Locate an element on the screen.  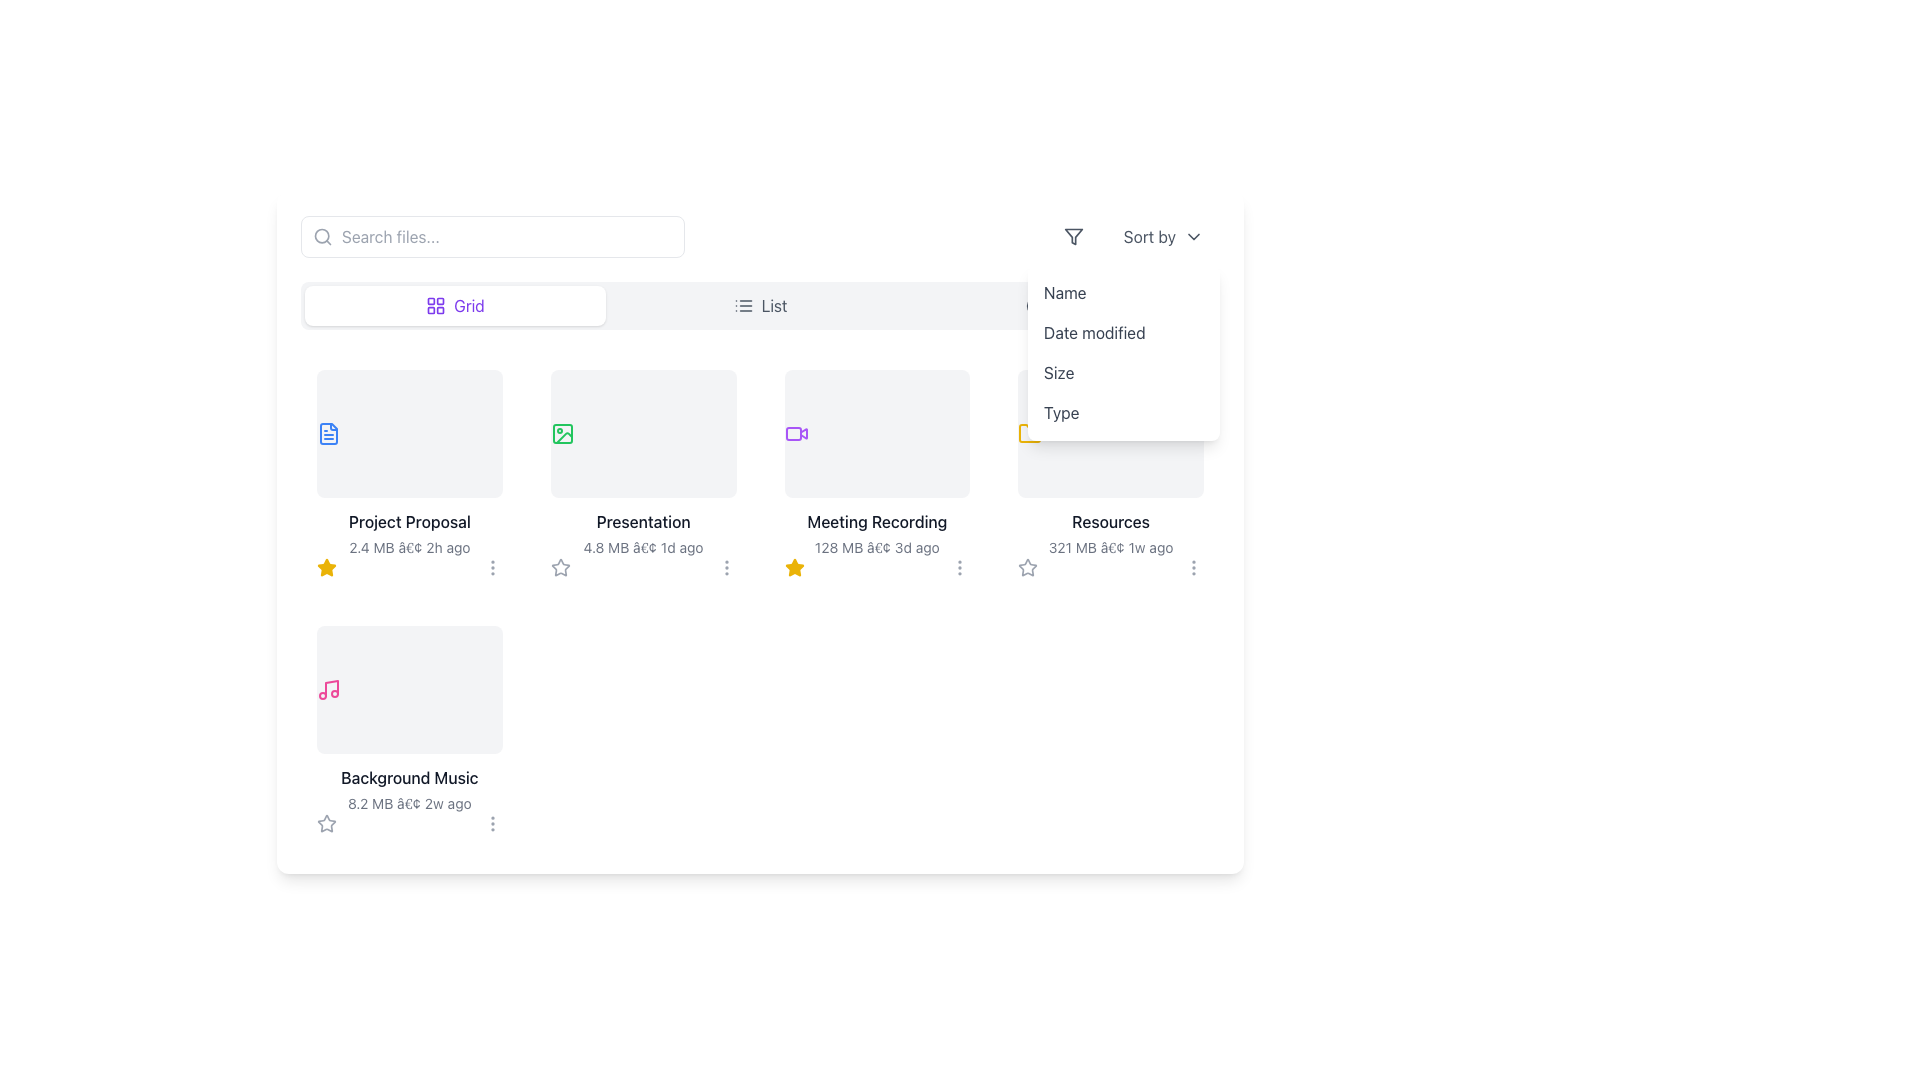
the 'Background Music' label which displays 'Background Music' in bold black text and additional details in smaller gray text underneath, located in the fourth cell of a grid layout is located at coordinates (408, 789).